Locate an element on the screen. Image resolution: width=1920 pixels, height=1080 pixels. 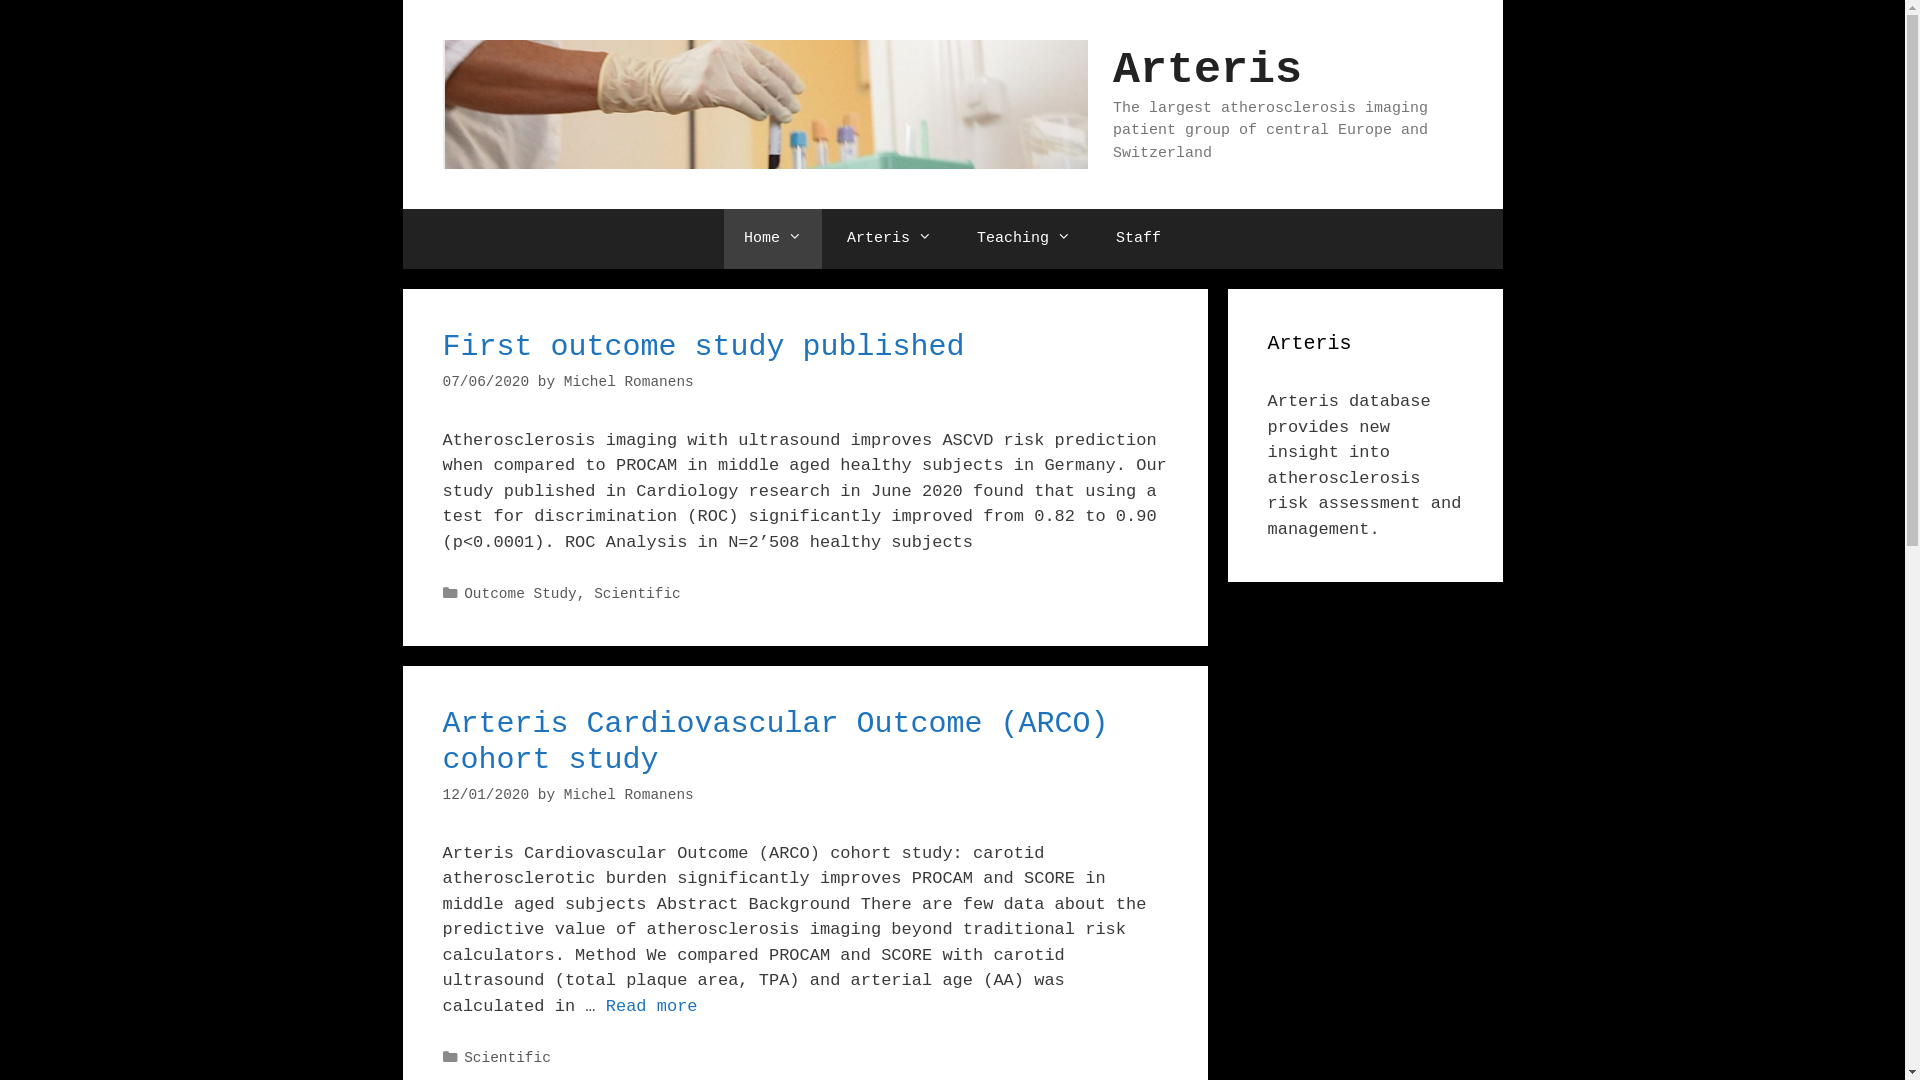
'Michel Romanens' is located at coordinates (627, 793).